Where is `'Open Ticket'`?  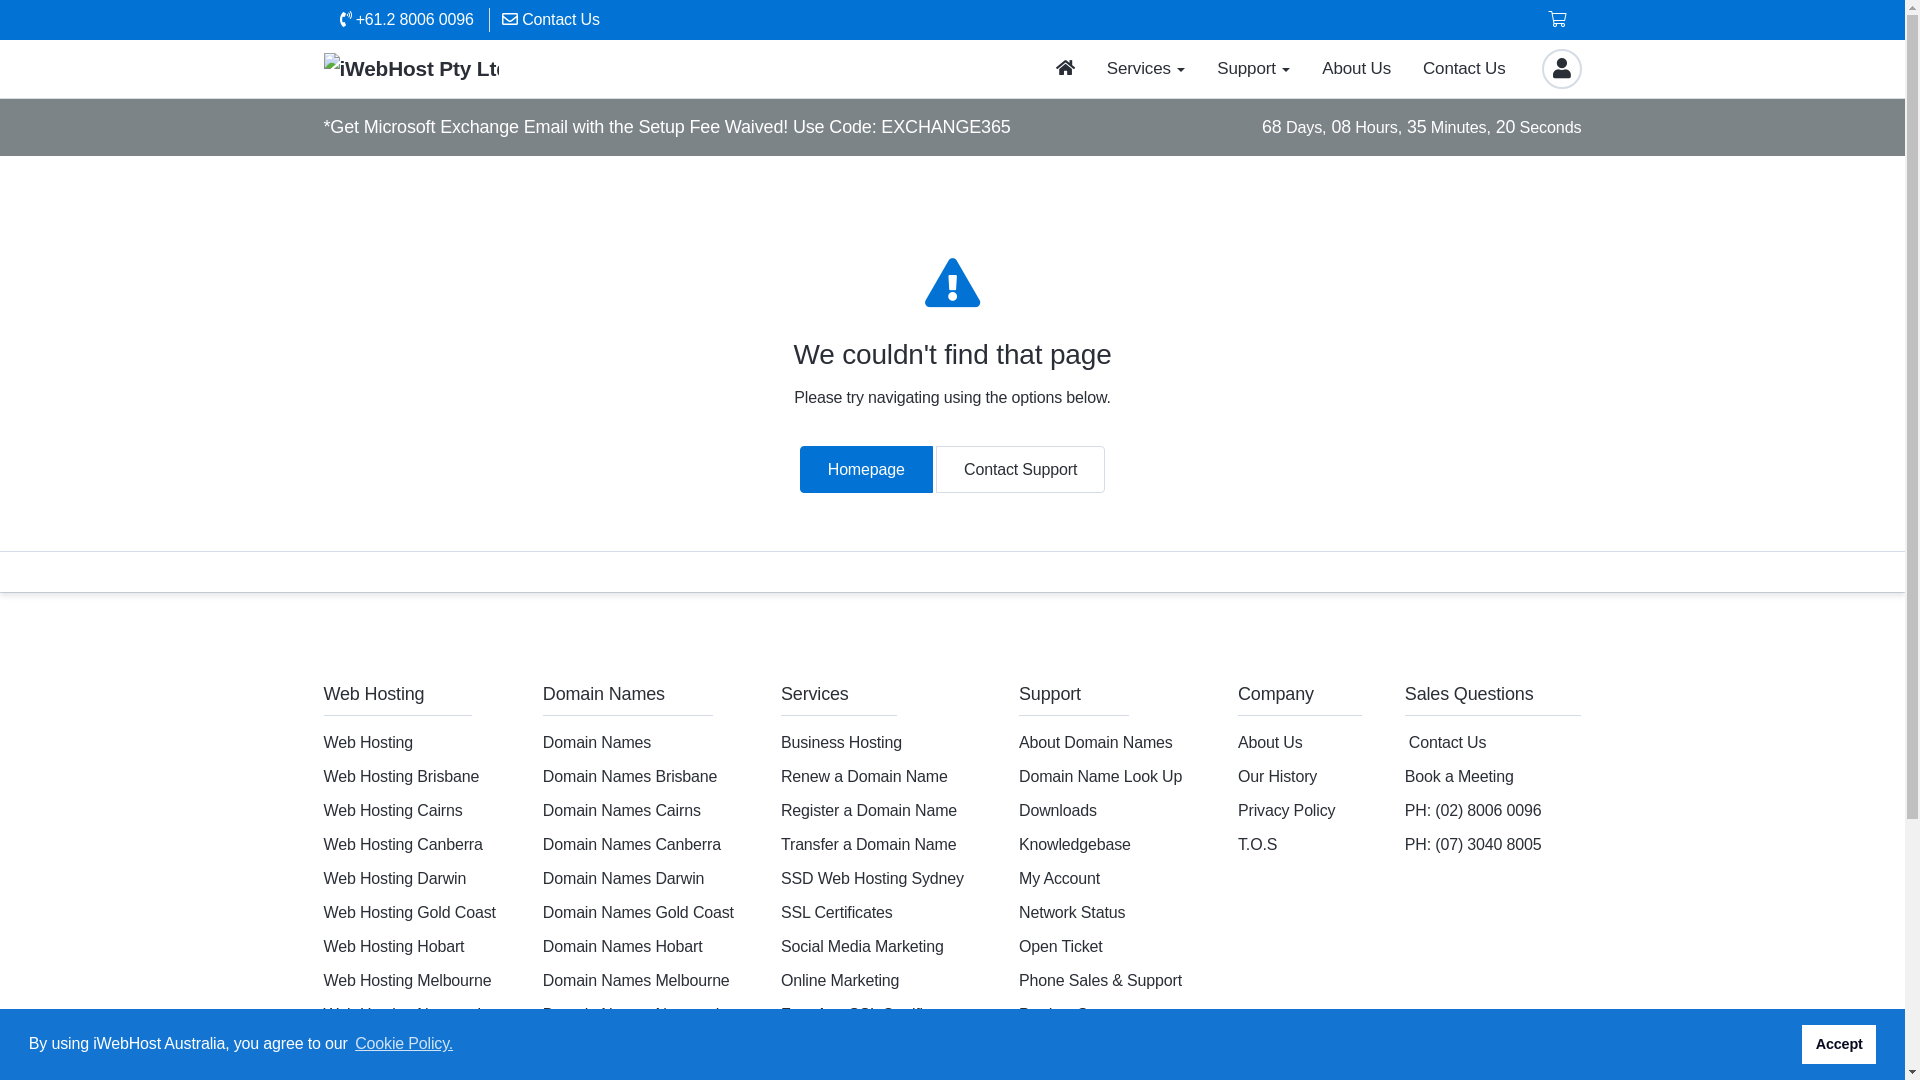
'Open Ticket' is located at coordinates (1059, 945).